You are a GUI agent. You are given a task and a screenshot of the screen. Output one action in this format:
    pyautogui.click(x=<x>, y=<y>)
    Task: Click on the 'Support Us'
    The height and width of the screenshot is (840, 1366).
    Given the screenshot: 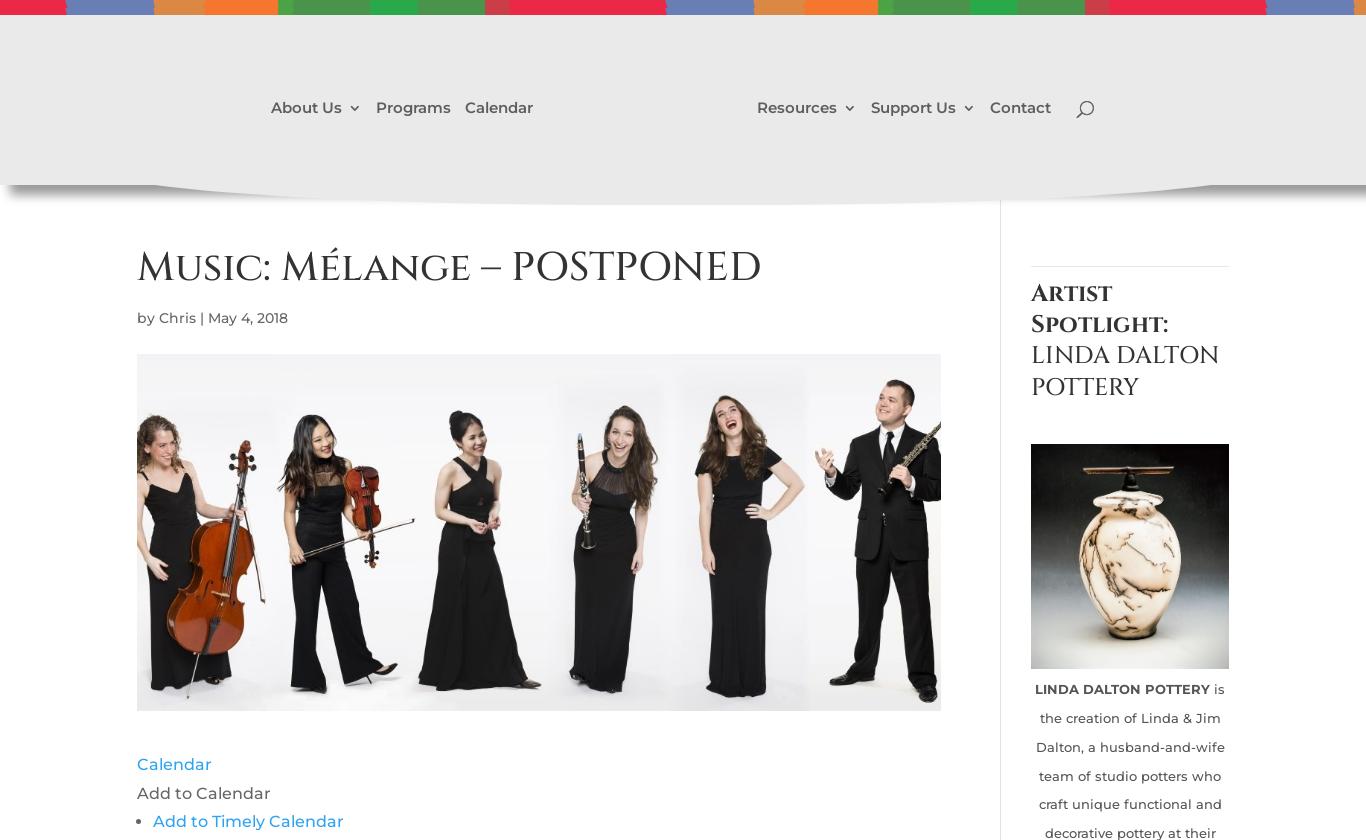 What is the action you would take?
    pyautogui.click(x=913, y=106)
    